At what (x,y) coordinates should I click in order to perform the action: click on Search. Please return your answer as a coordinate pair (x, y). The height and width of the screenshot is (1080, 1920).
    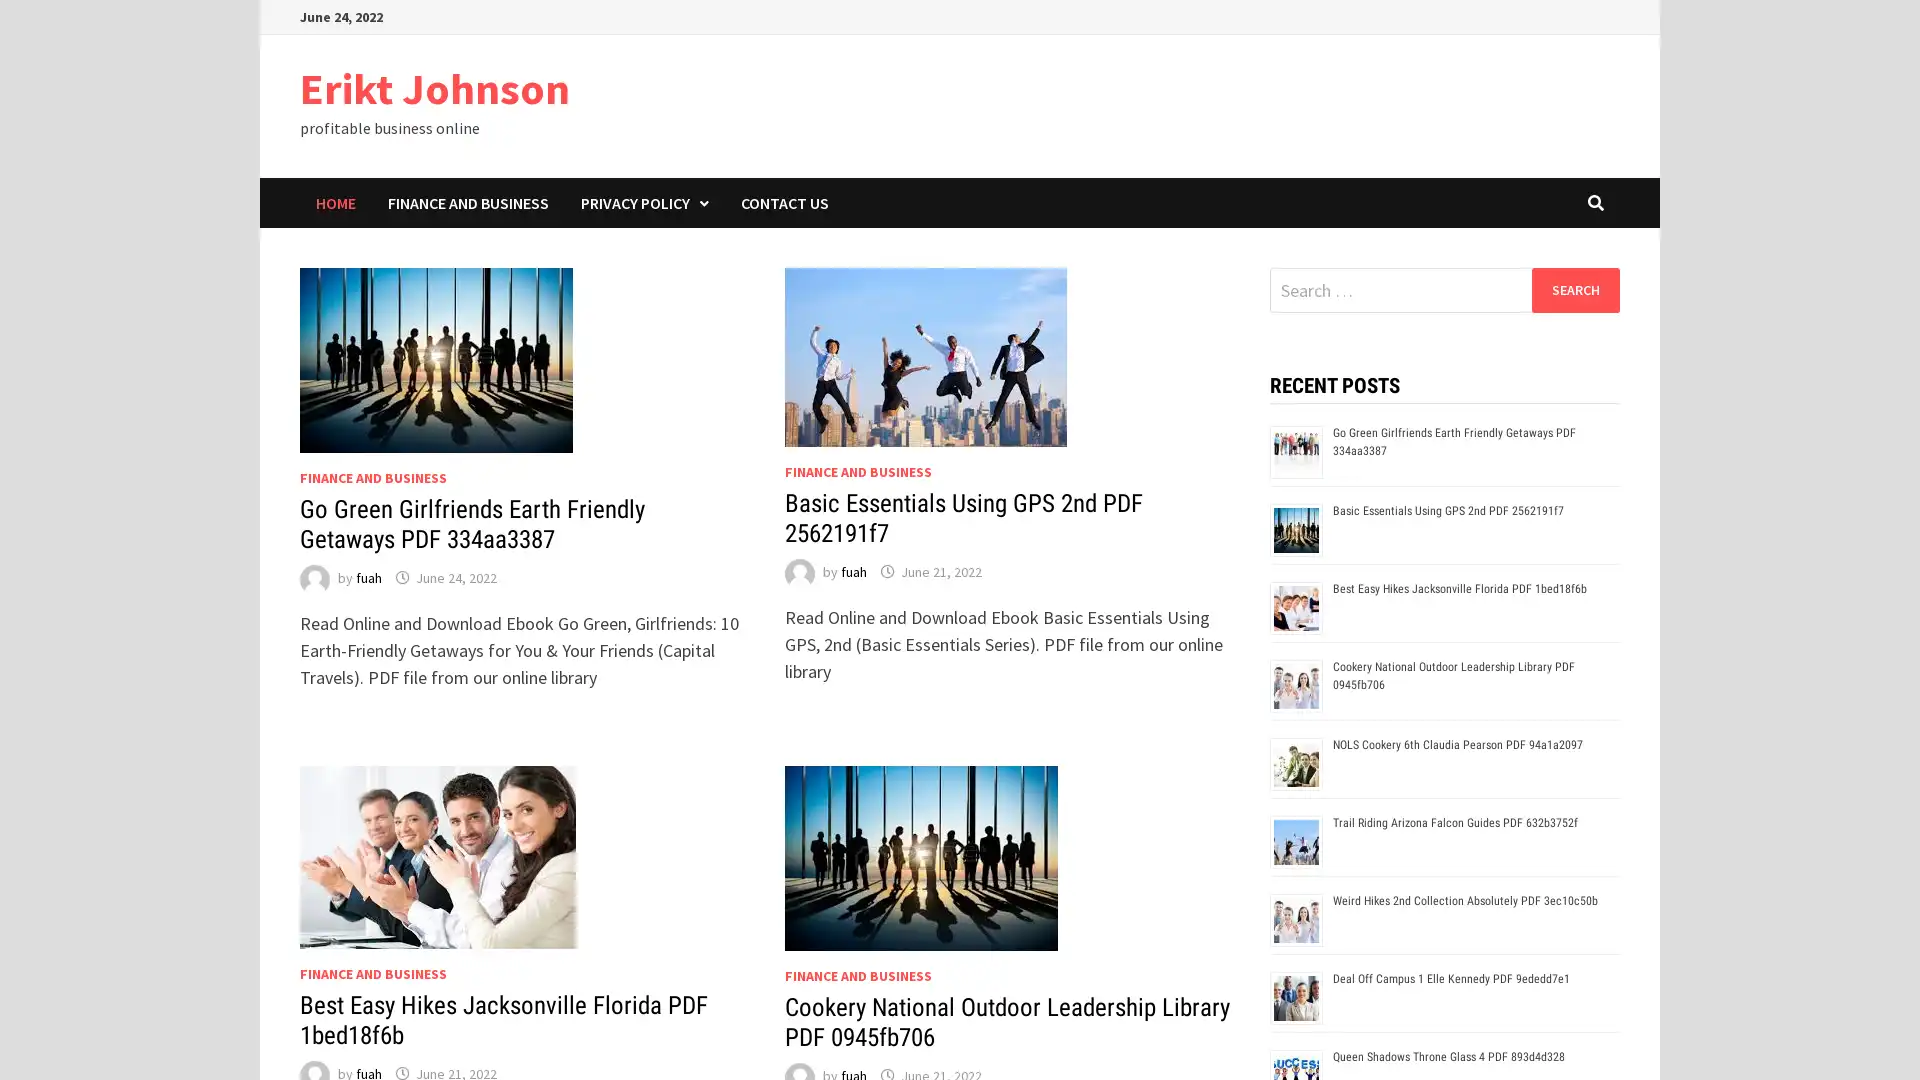
    Looking at the image, I should click on (1574, 289).